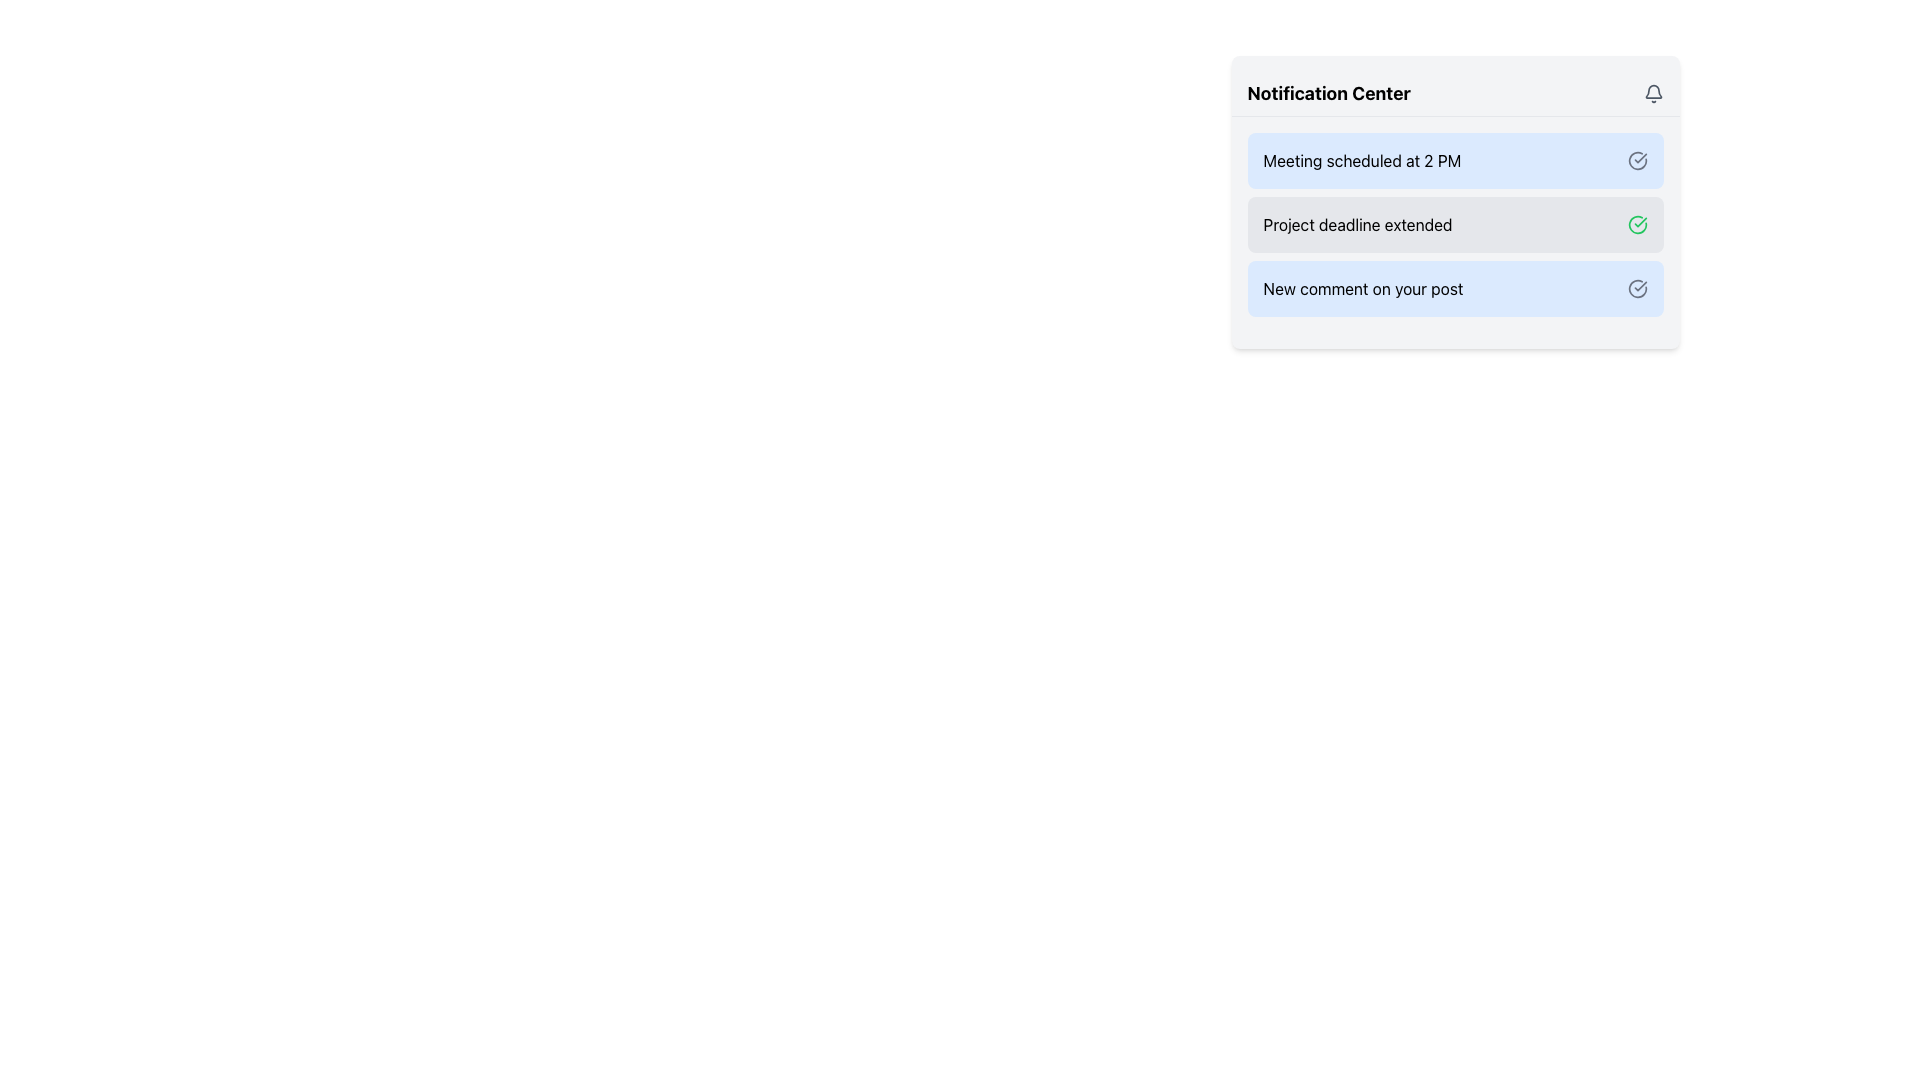 This screenshot has height=1080, width=1920. I want to click on the header text label indicating the purpose of the notification center section, located at the top-left corner of the notification center, so click(1329, 93).